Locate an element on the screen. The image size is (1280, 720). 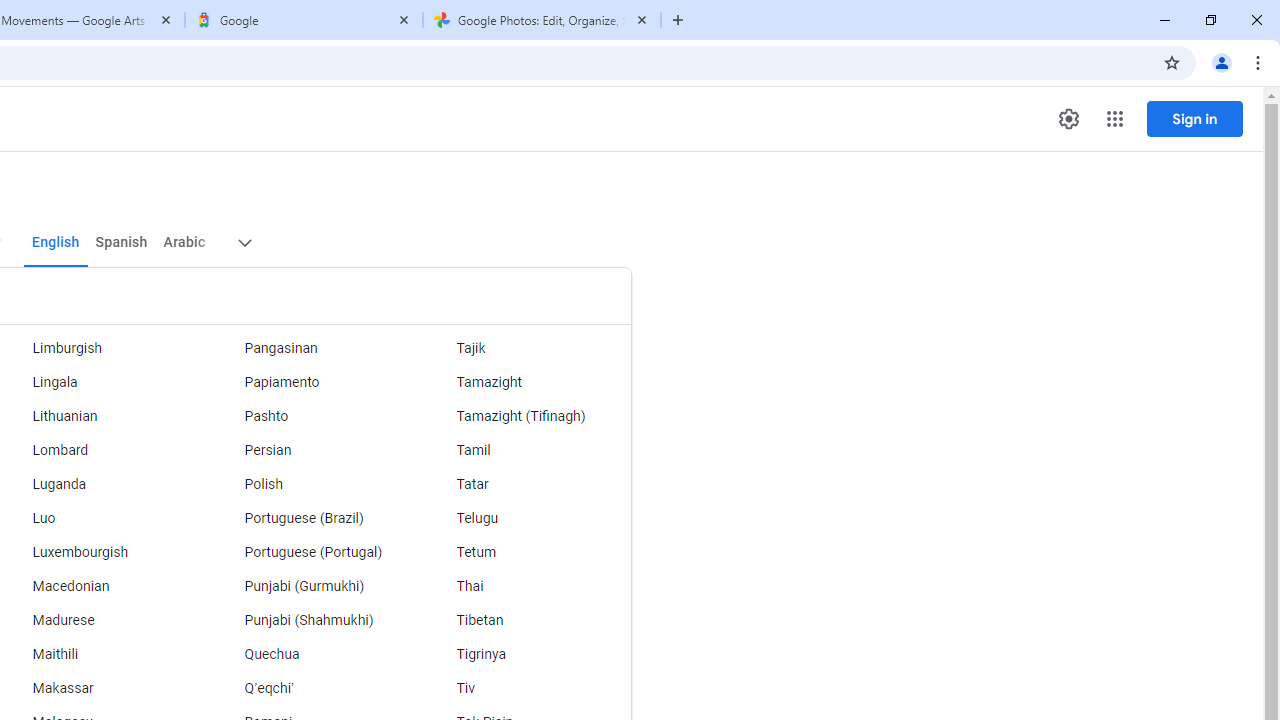
'Tiv' is located at coordinates (525, 688).